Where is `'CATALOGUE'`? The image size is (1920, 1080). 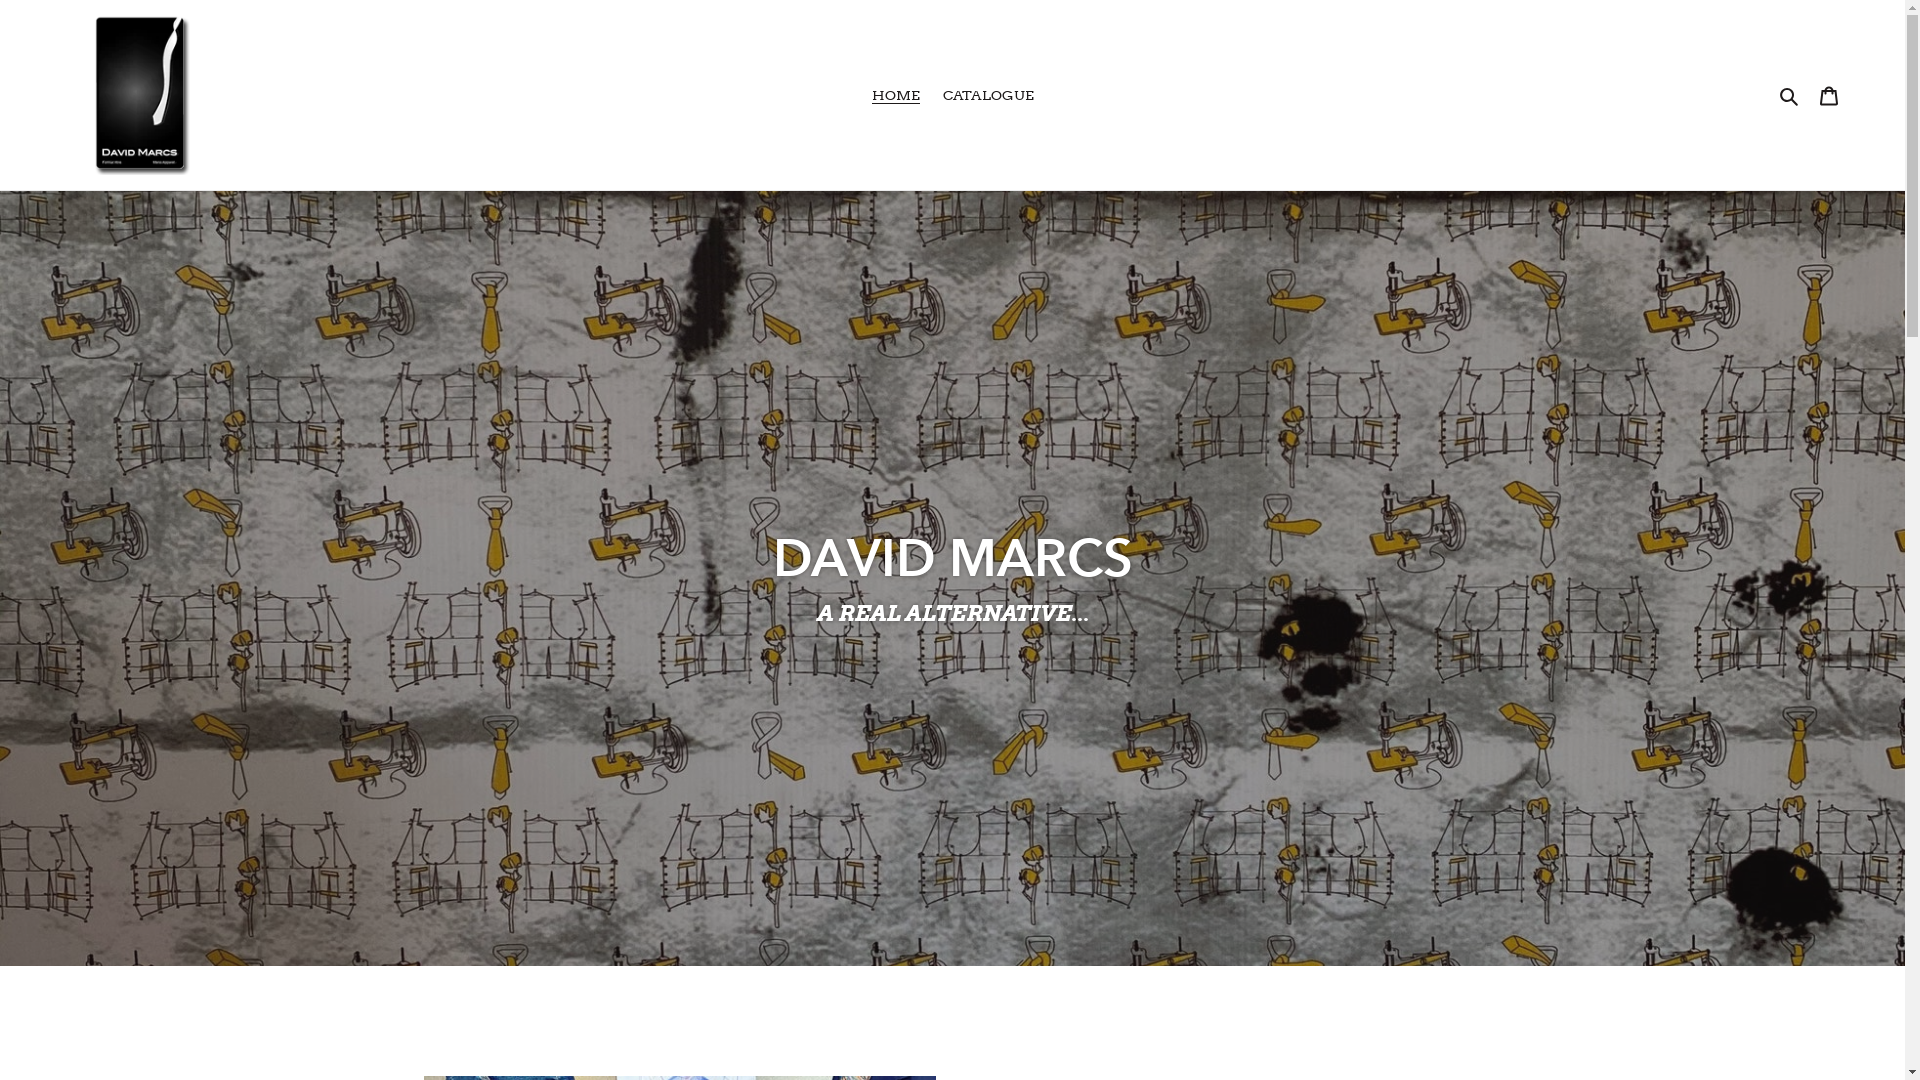
'CATALOGUE' is located at coordinates (930, 95).